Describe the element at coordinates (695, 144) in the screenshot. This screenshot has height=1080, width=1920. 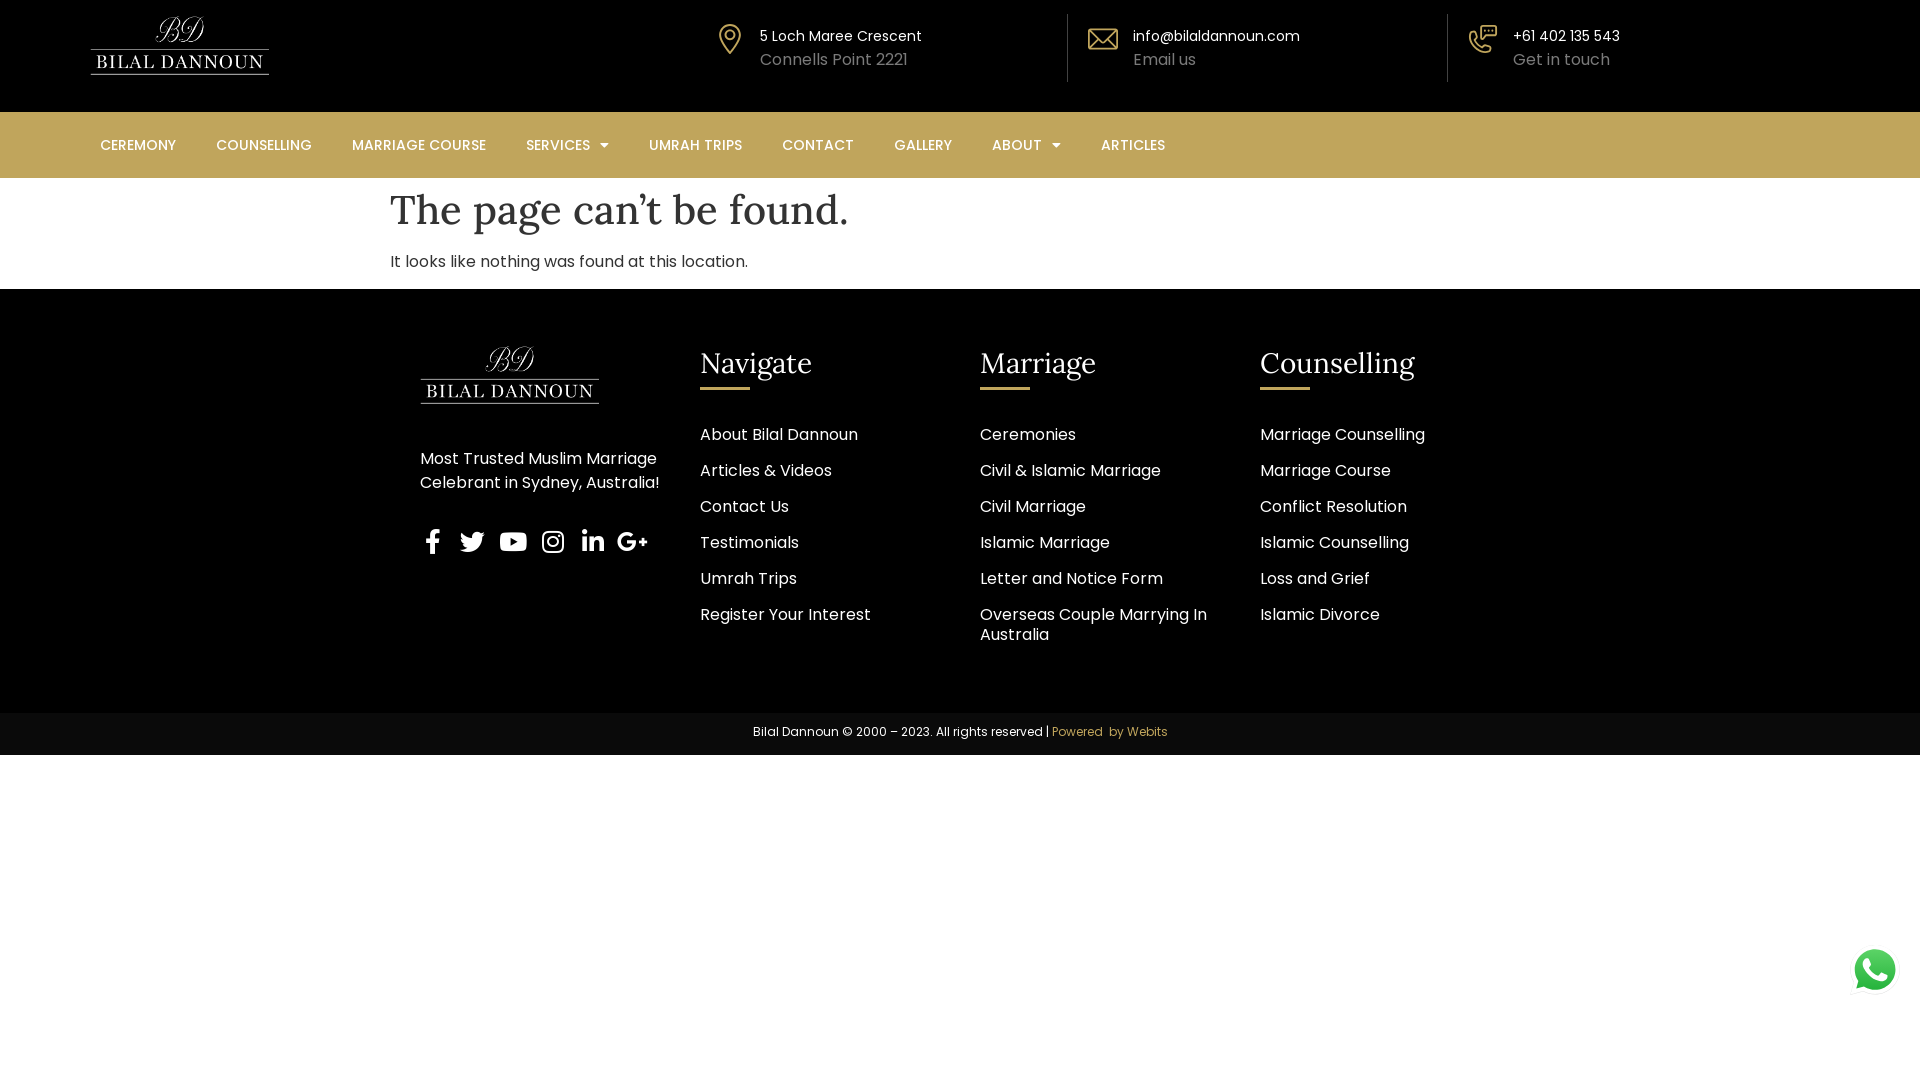
I see `'UMRAH TRIPS'` at that location.